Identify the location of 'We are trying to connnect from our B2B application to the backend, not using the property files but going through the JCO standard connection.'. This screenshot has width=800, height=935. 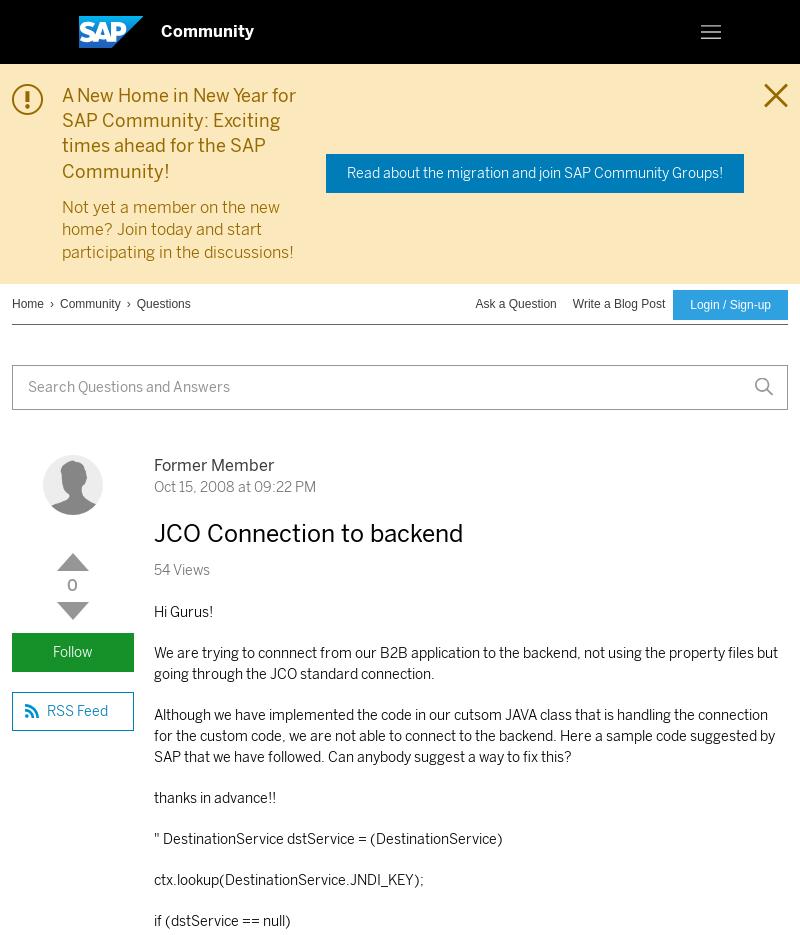
(463, 663).